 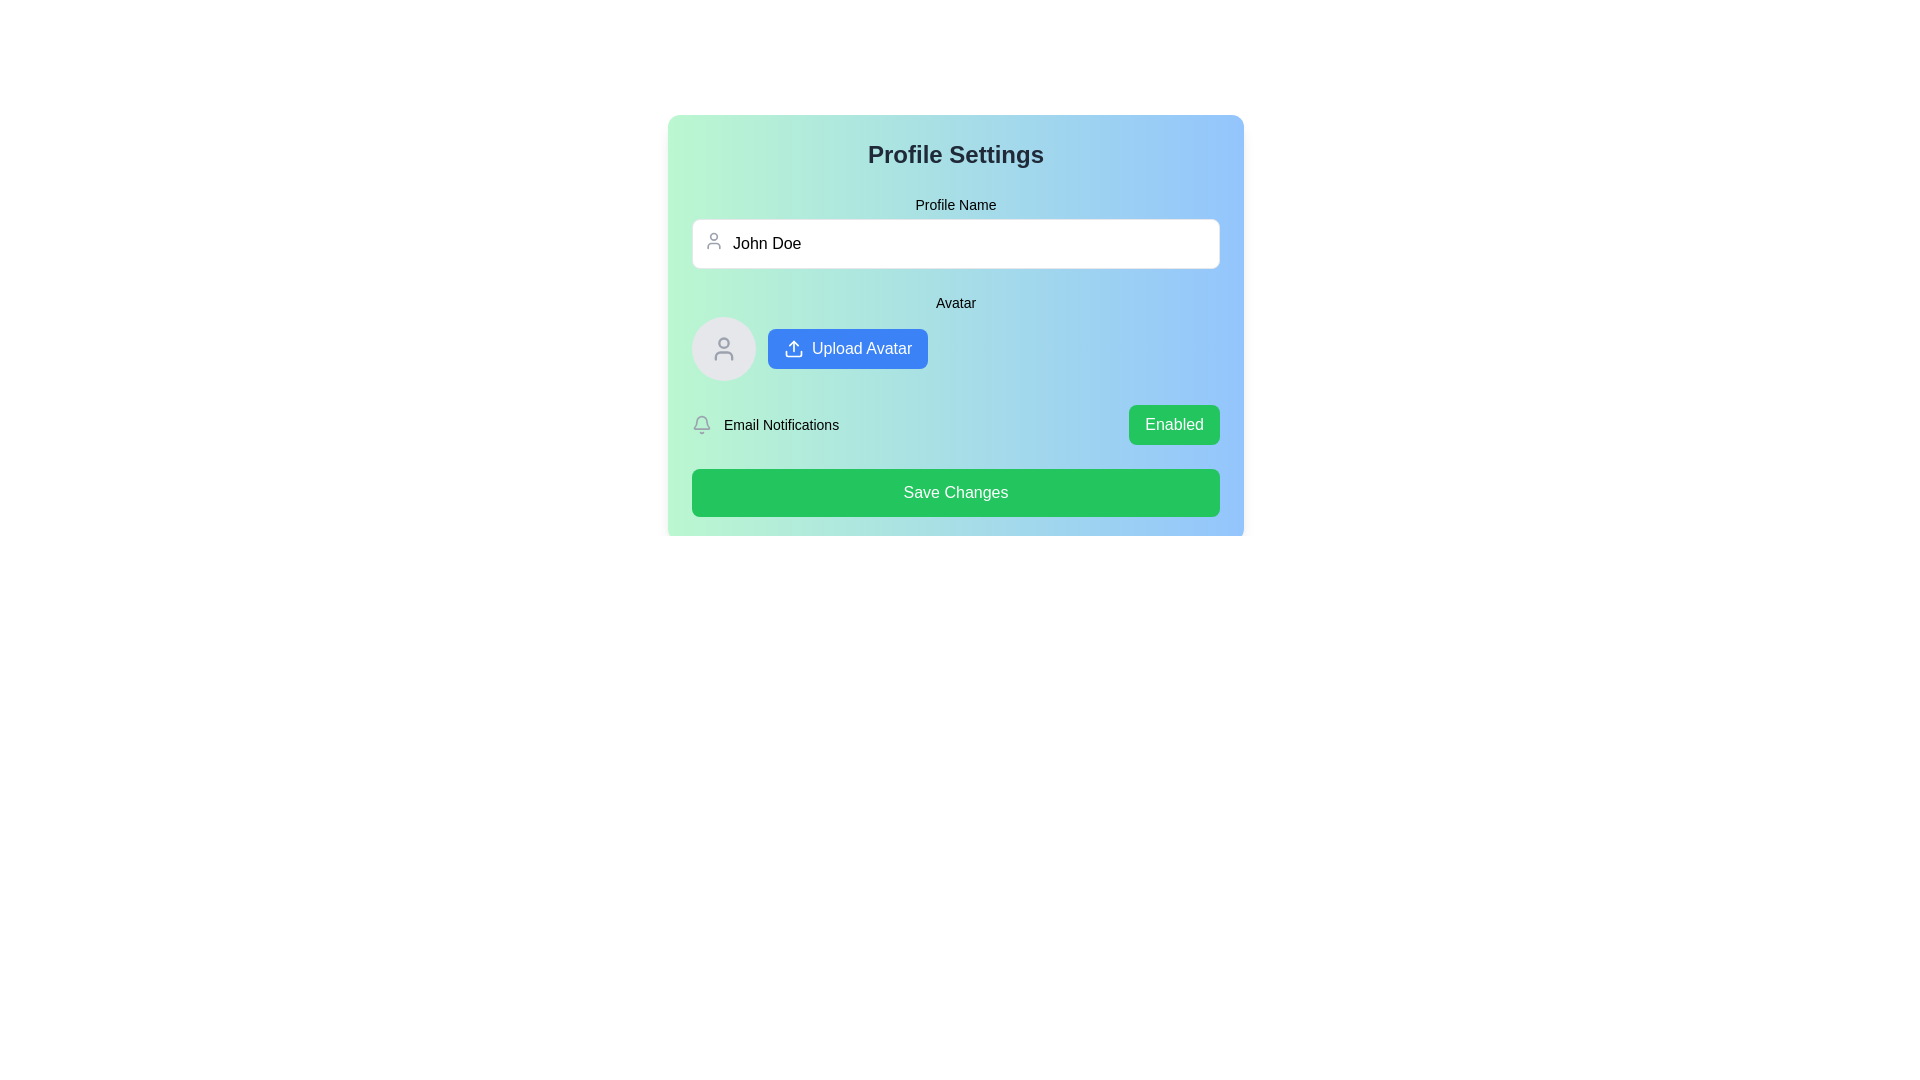 What do you see at coordinates (954, 204) in the screenshot?
I see `the text label that displays 'Profile Name', which is a medium, bold, sans-serif font located at the top of the form section` at bounding box center [954, 204].